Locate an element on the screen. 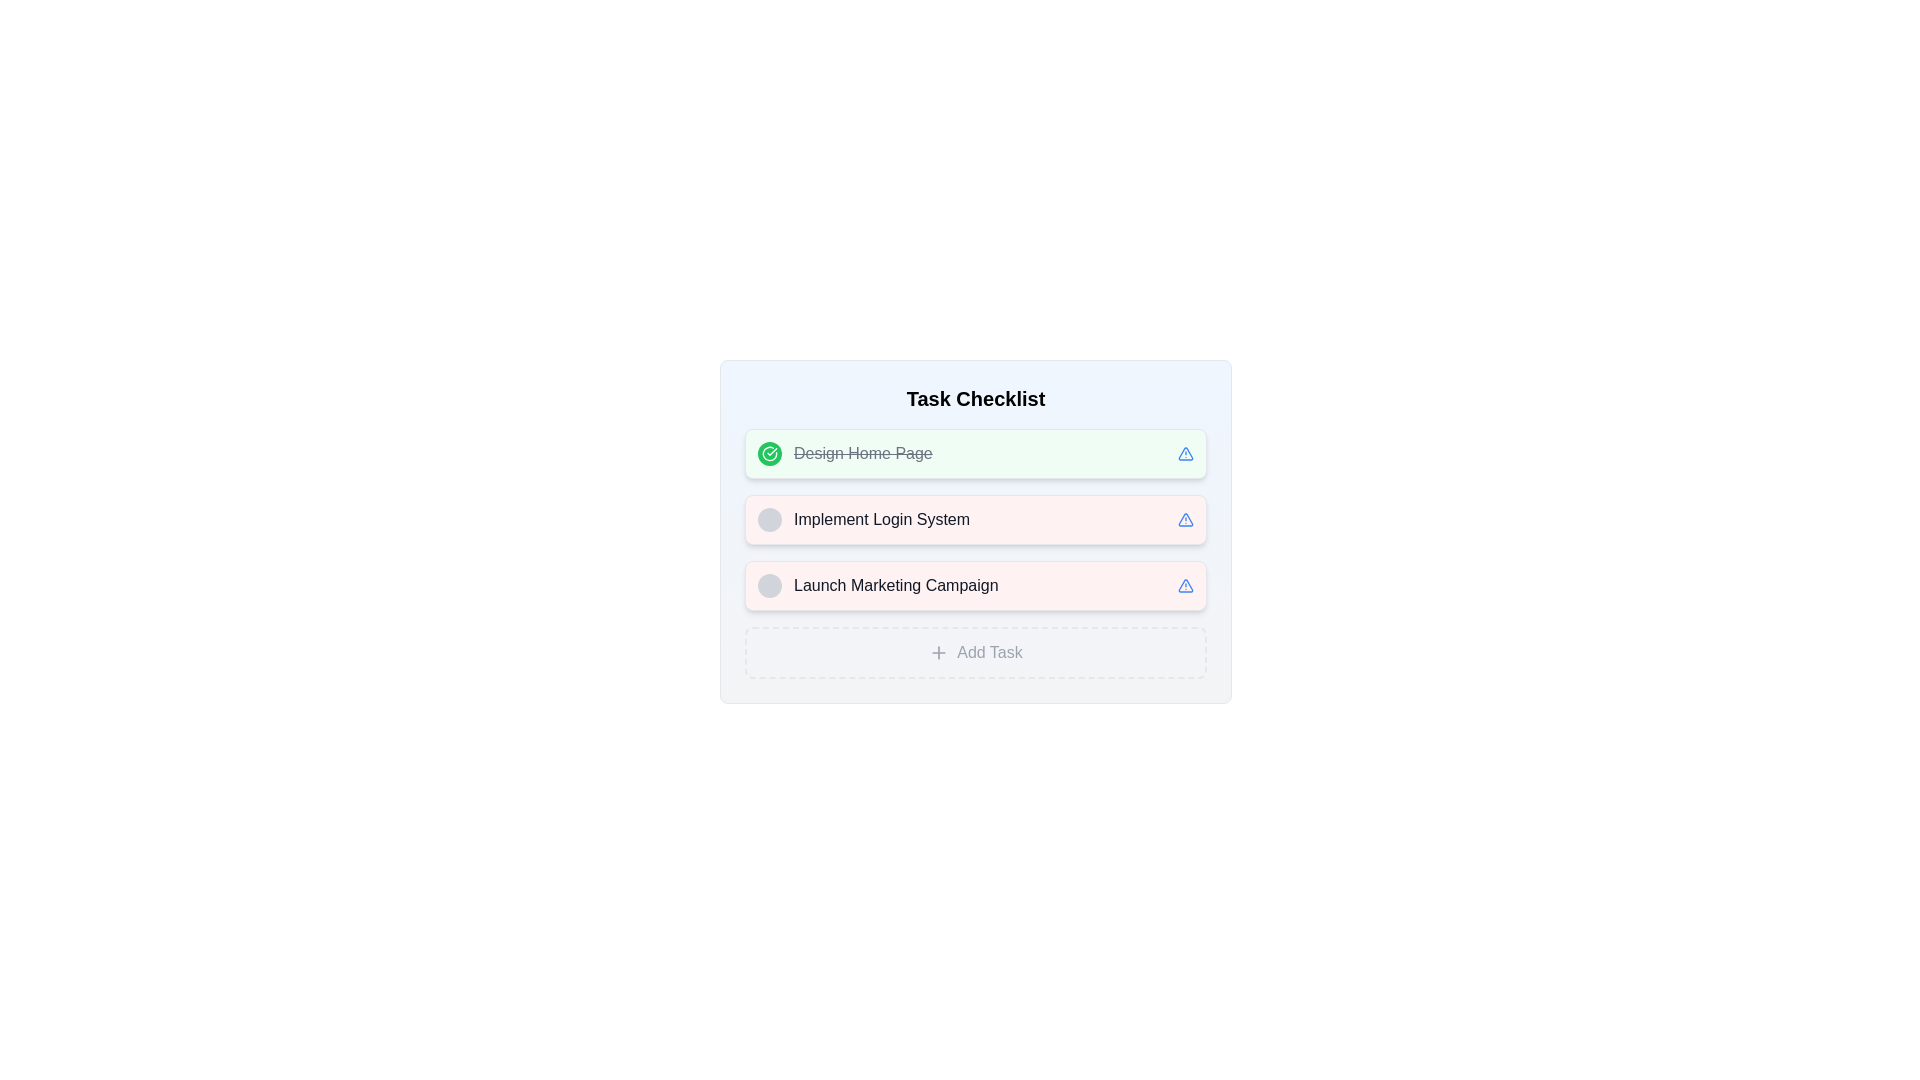 The width and height of the screenshot is (1920, 1080). the Task item in the checklist interface that reads 'Implement Login System' is located at coordinates (975, 531).